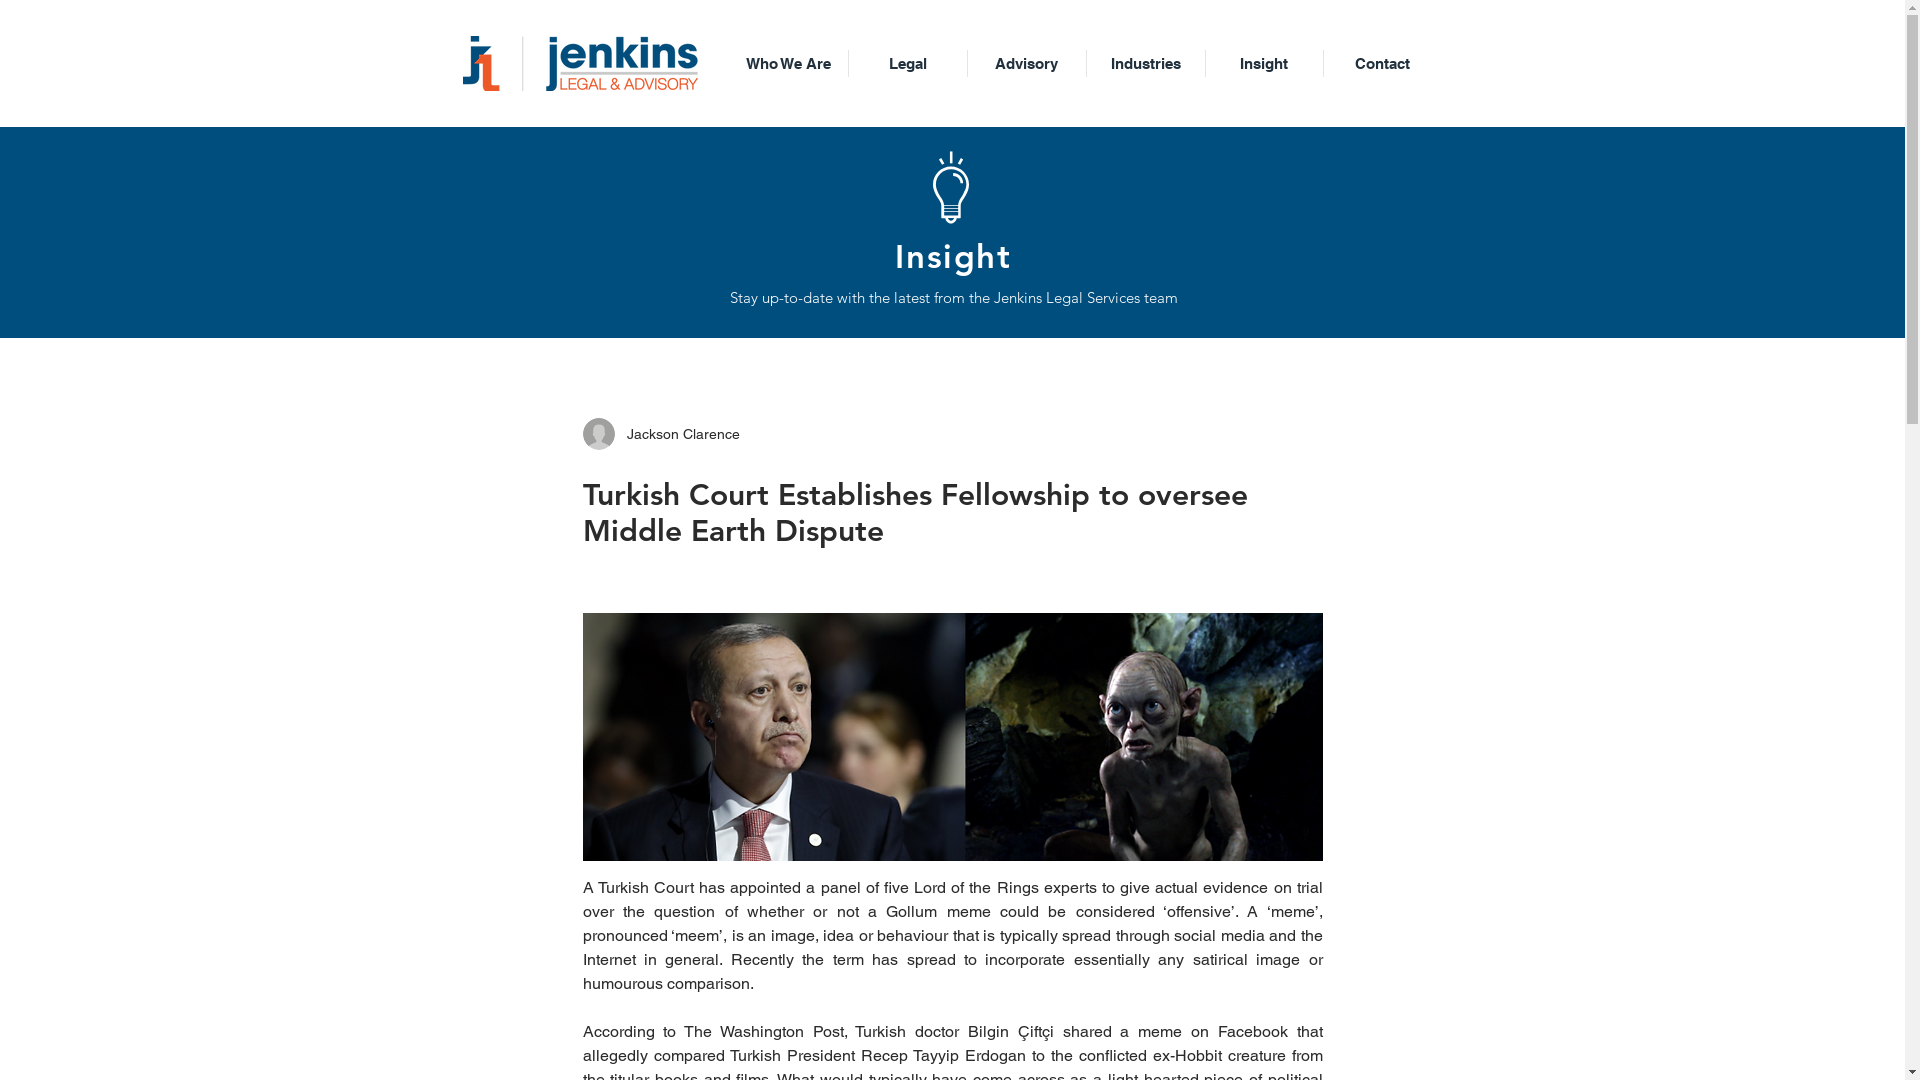  What do you see at coordinates (786, 62) in the screenshot?
I see `'Who We Are'` at bounding box center [786, 62].